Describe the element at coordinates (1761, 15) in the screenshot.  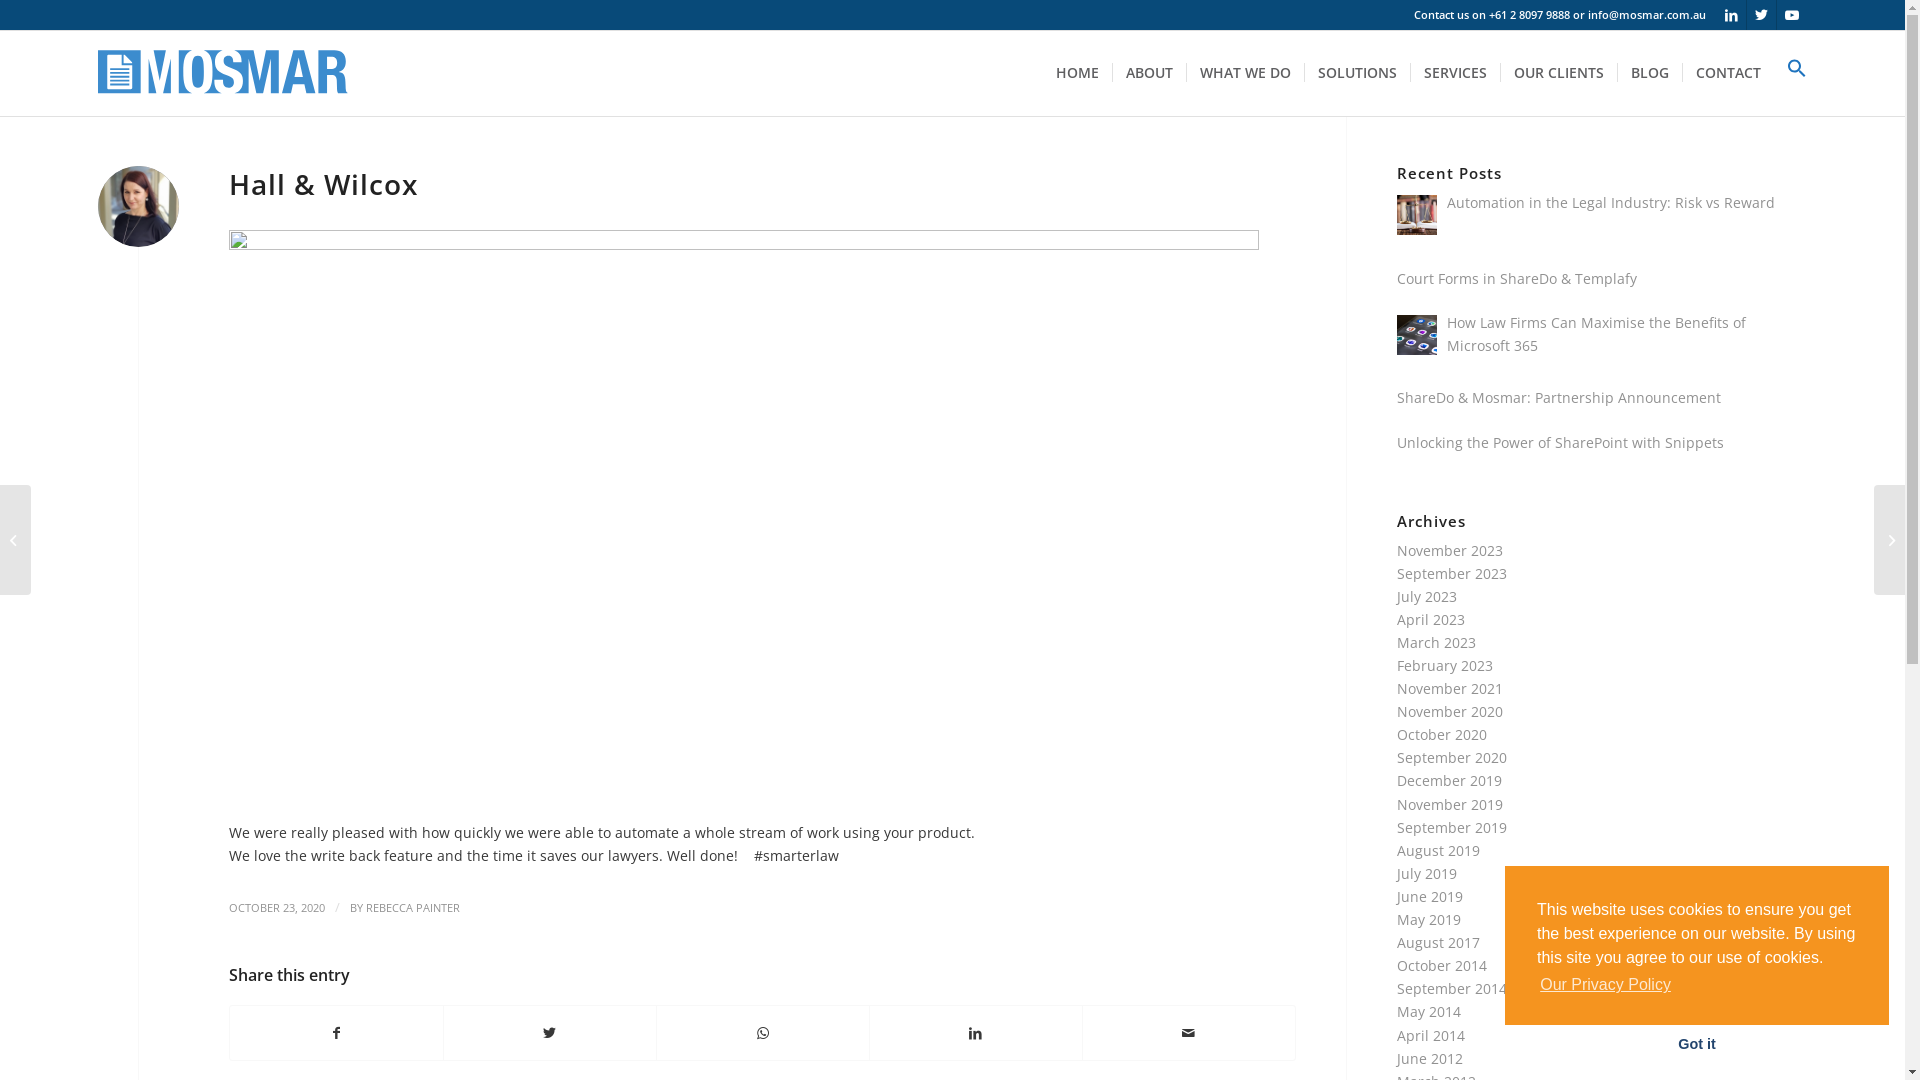
I see `'Twitter'` at that location.